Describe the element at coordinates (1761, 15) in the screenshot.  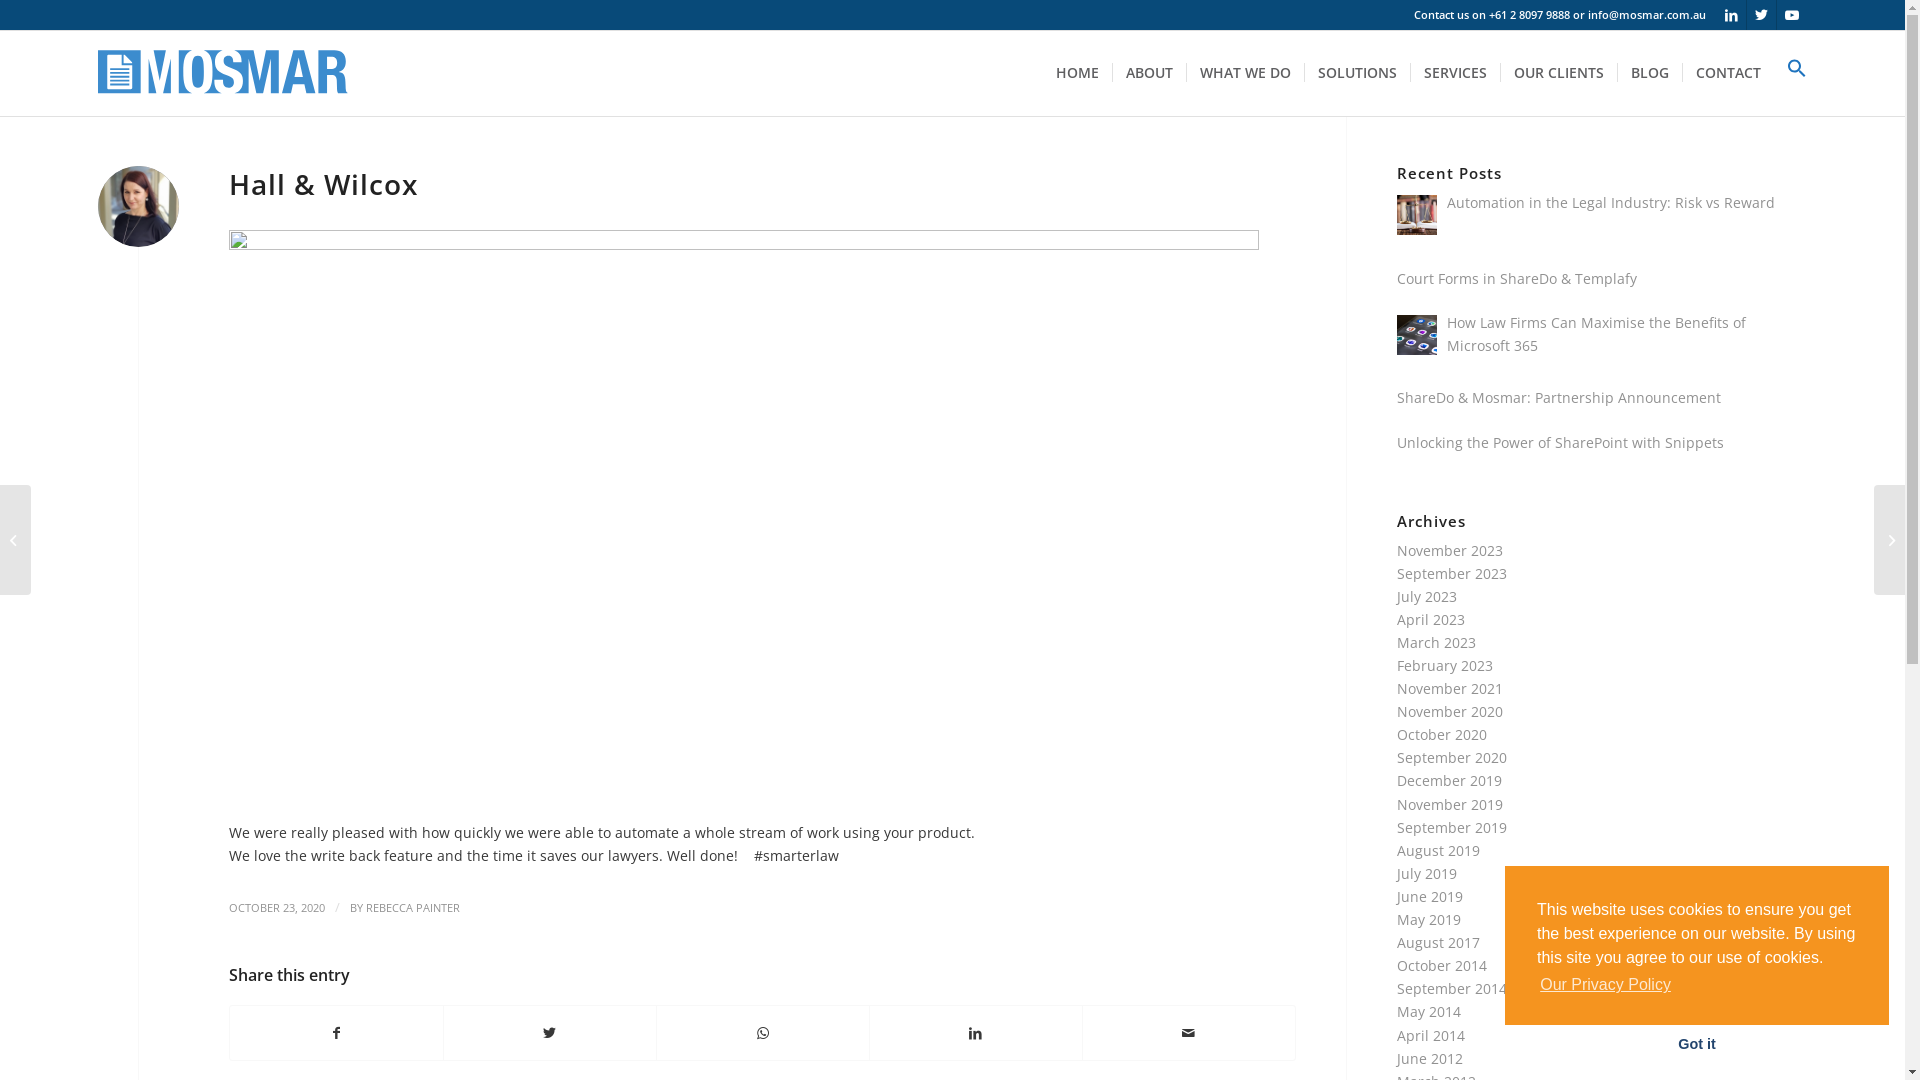
I see `'Twitter'` at that location.